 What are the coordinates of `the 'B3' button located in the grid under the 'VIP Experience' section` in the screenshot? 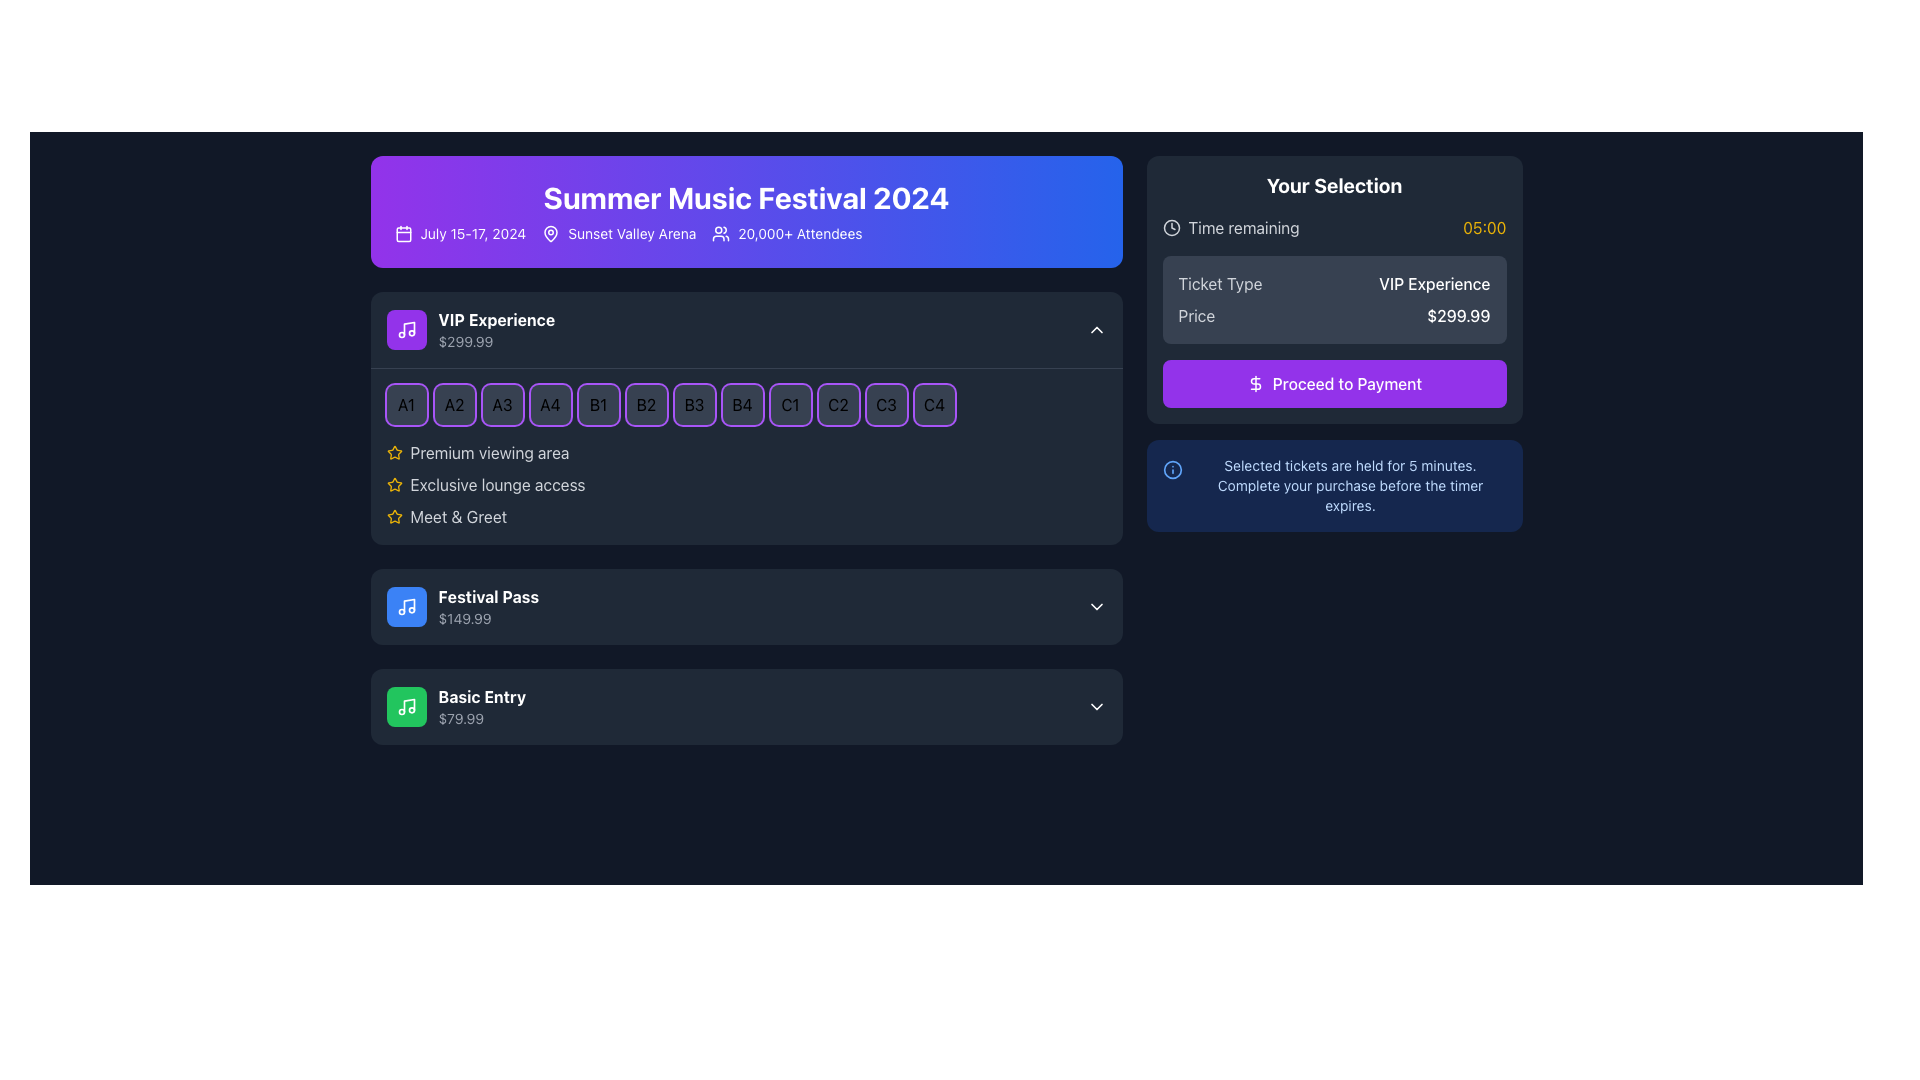 It's located at (694, 405).